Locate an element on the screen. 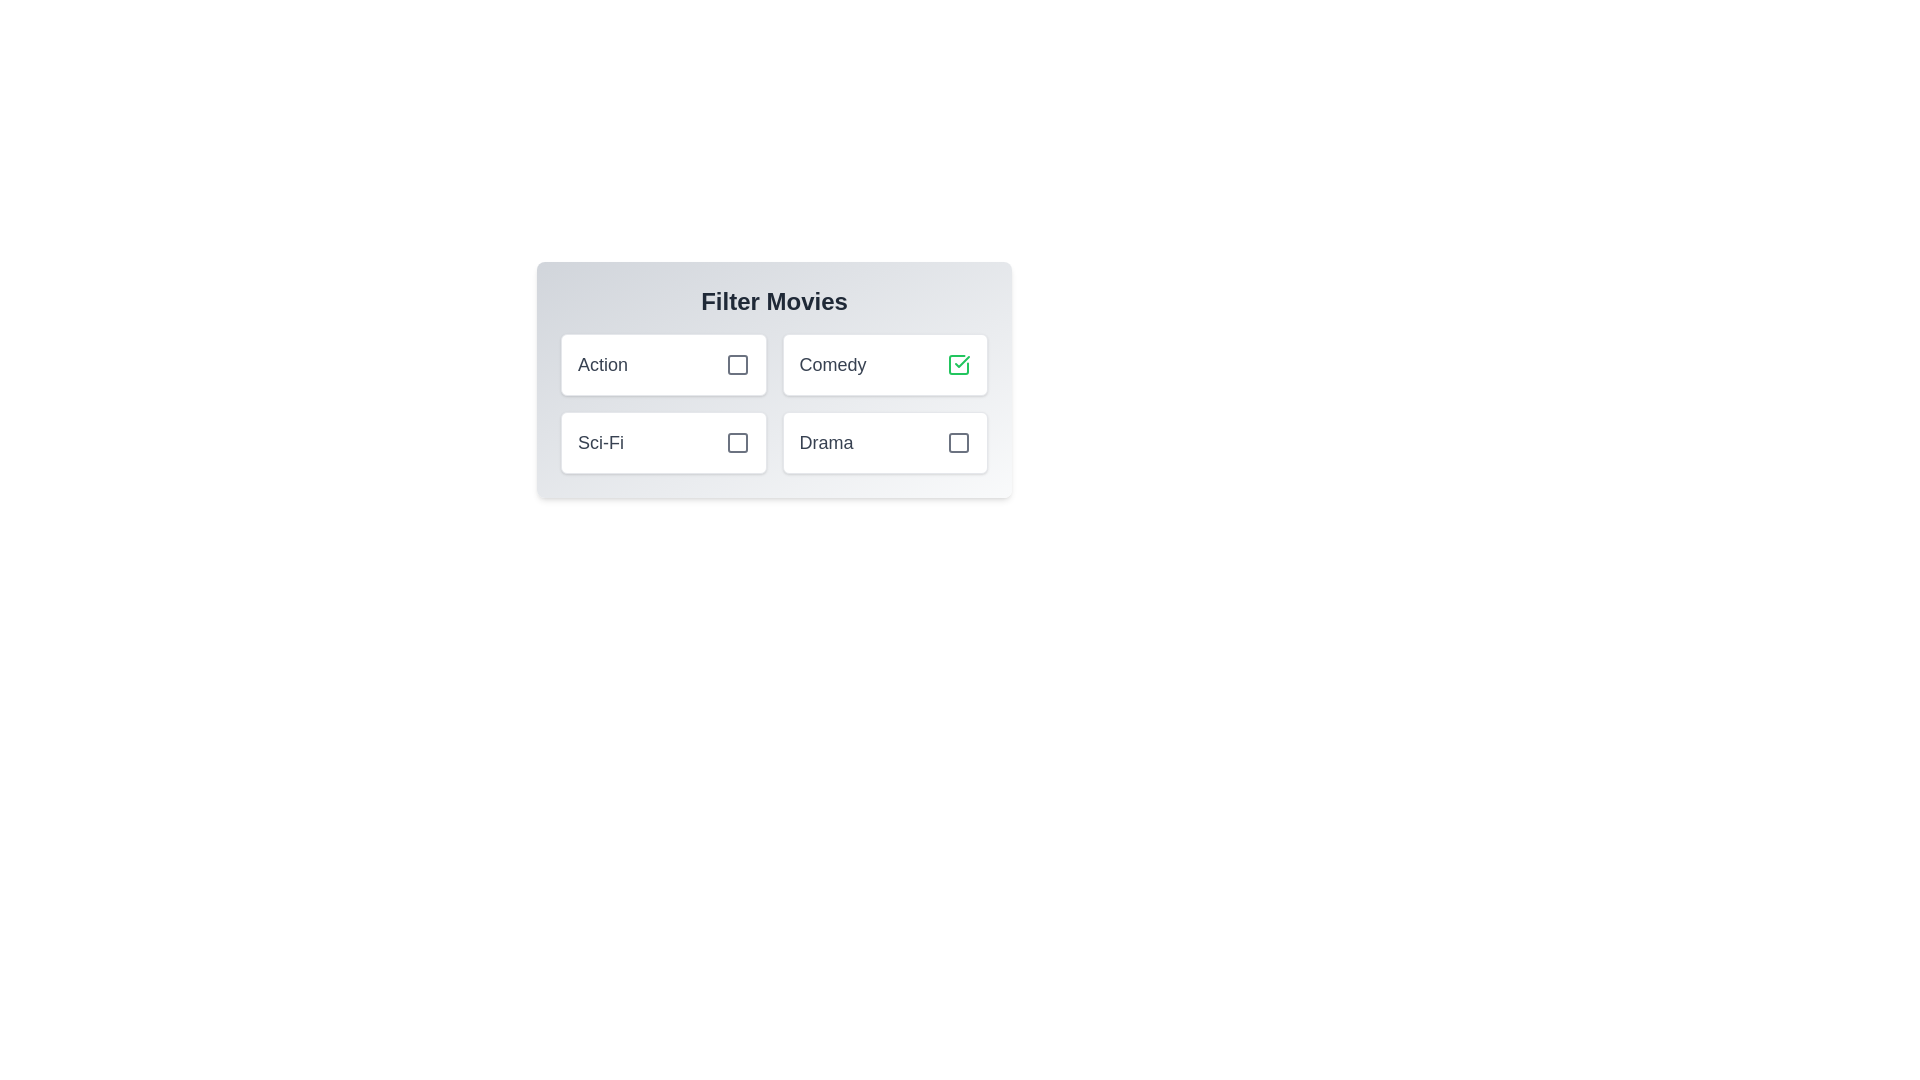 The image size is (1920, 1080). the genre Sci-Fi is located at coordinates (736, 442).